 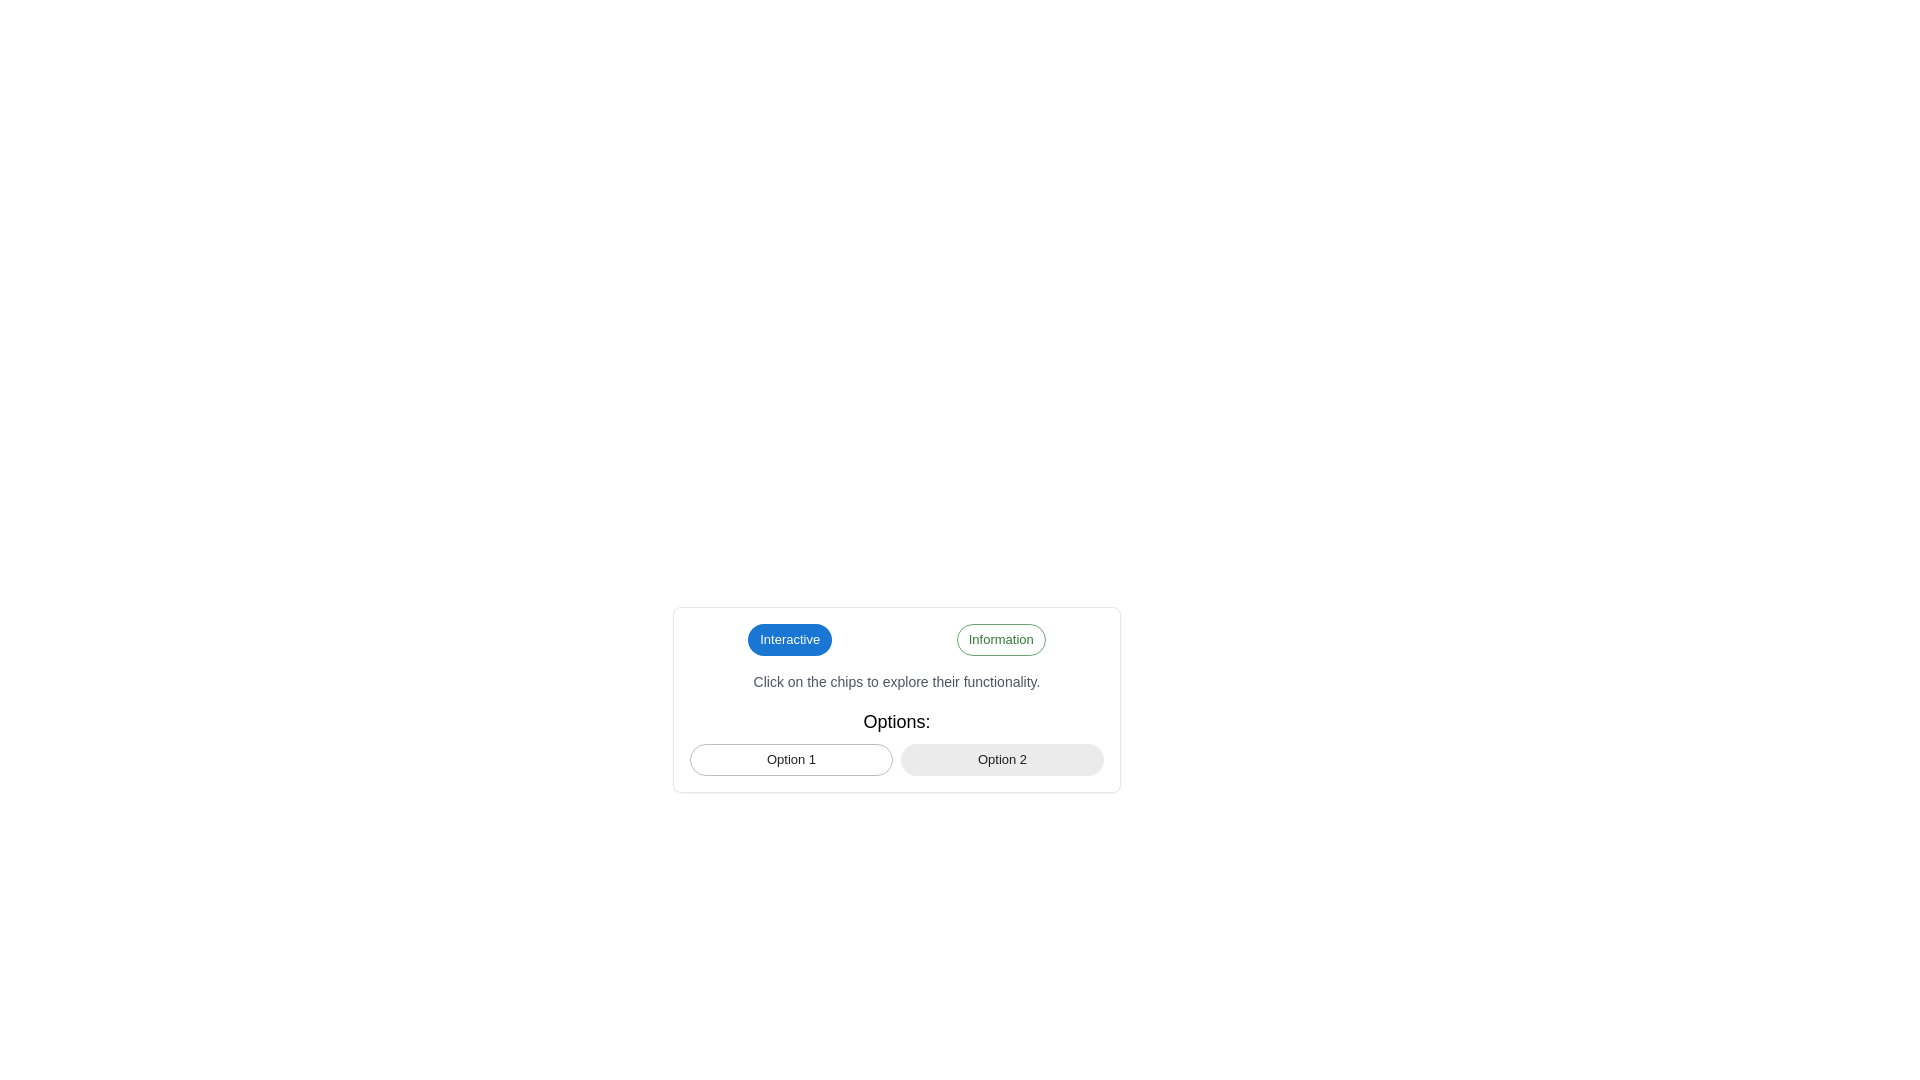 What do you see at coordinates (1001, 640) in the screenshot?
I see `the chip component labeled 'Information' which has a green outlined border and is positioned as the second chip in a horizontal group` at bounding box center [1001, 640].